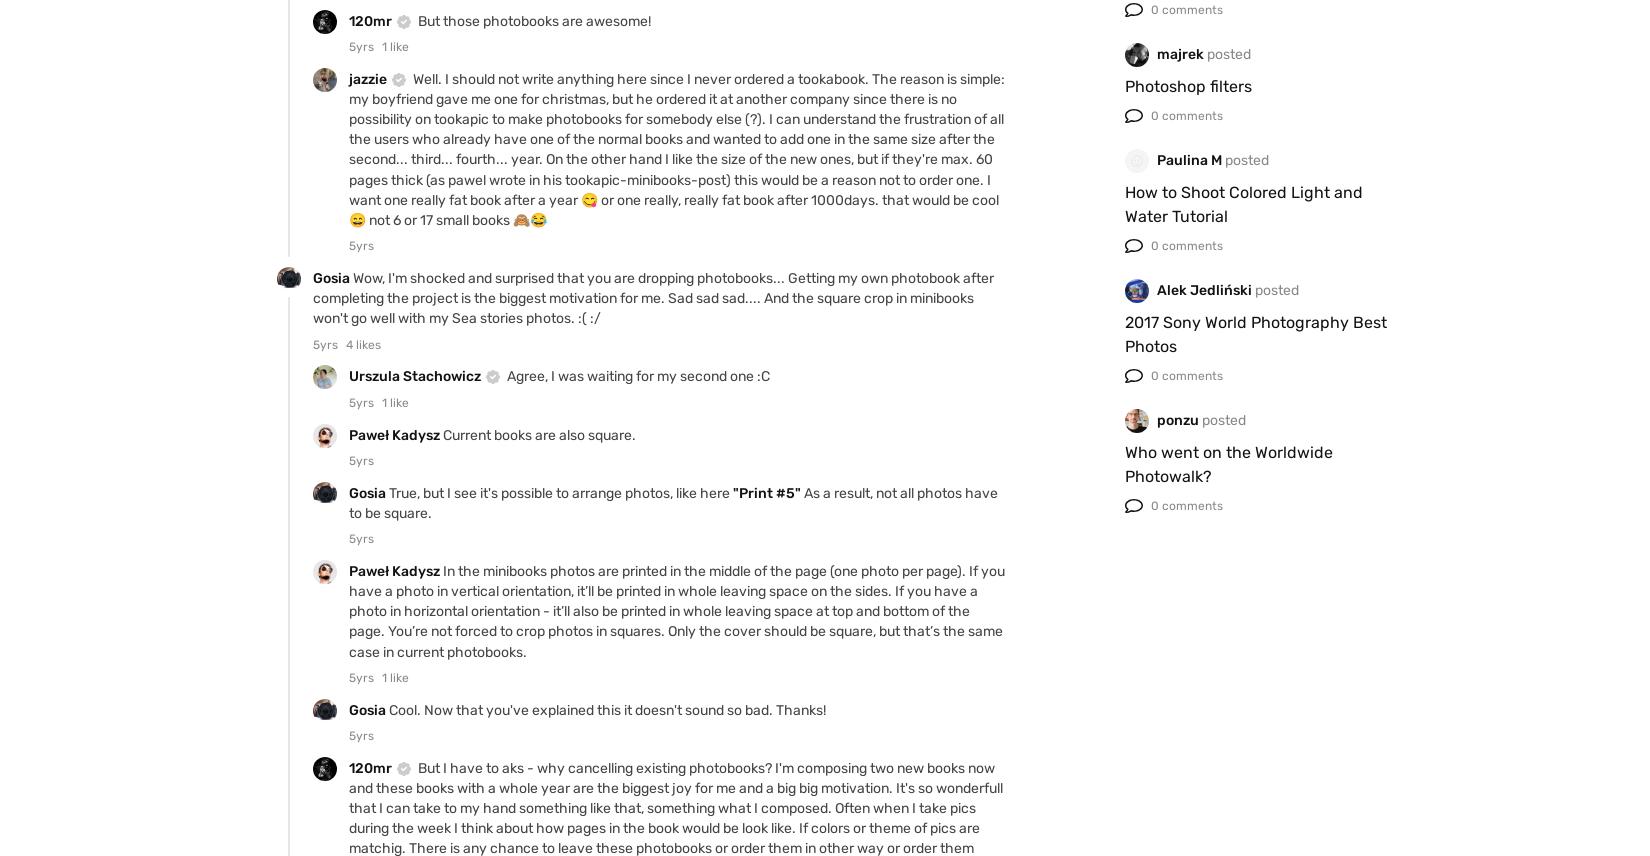 This screenshot has width=1650, height=856. Describe the element at coordinates (1179, 419) in the screenshot. I see `'ponzu'` at that location.